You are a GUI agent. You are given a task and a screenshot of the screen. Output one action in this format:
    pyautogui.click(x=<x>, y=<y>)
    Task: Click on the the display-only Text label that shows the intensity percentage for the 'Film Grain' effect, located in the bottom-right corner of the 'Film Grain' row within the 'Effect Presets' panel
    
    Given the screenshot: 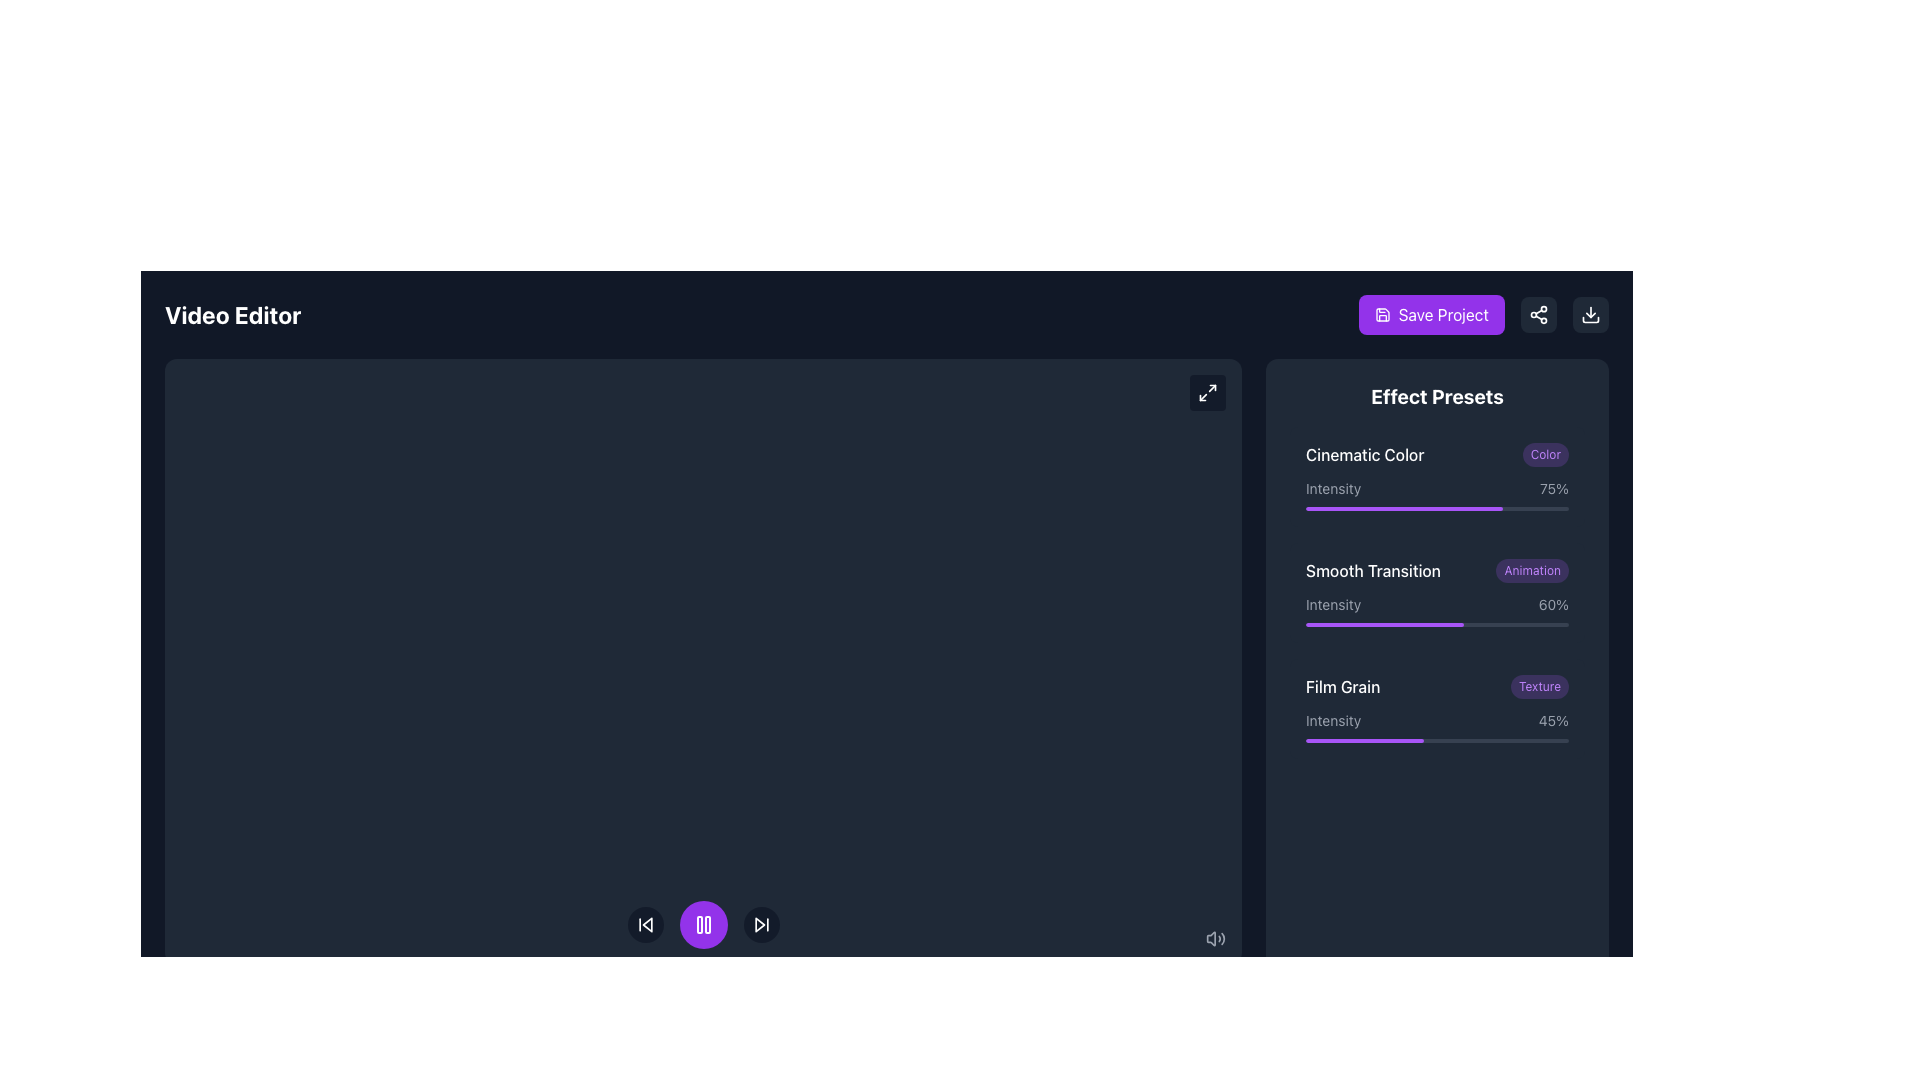 What is the action you would take?
    pyautogui.click(x=1552, y=721)
    